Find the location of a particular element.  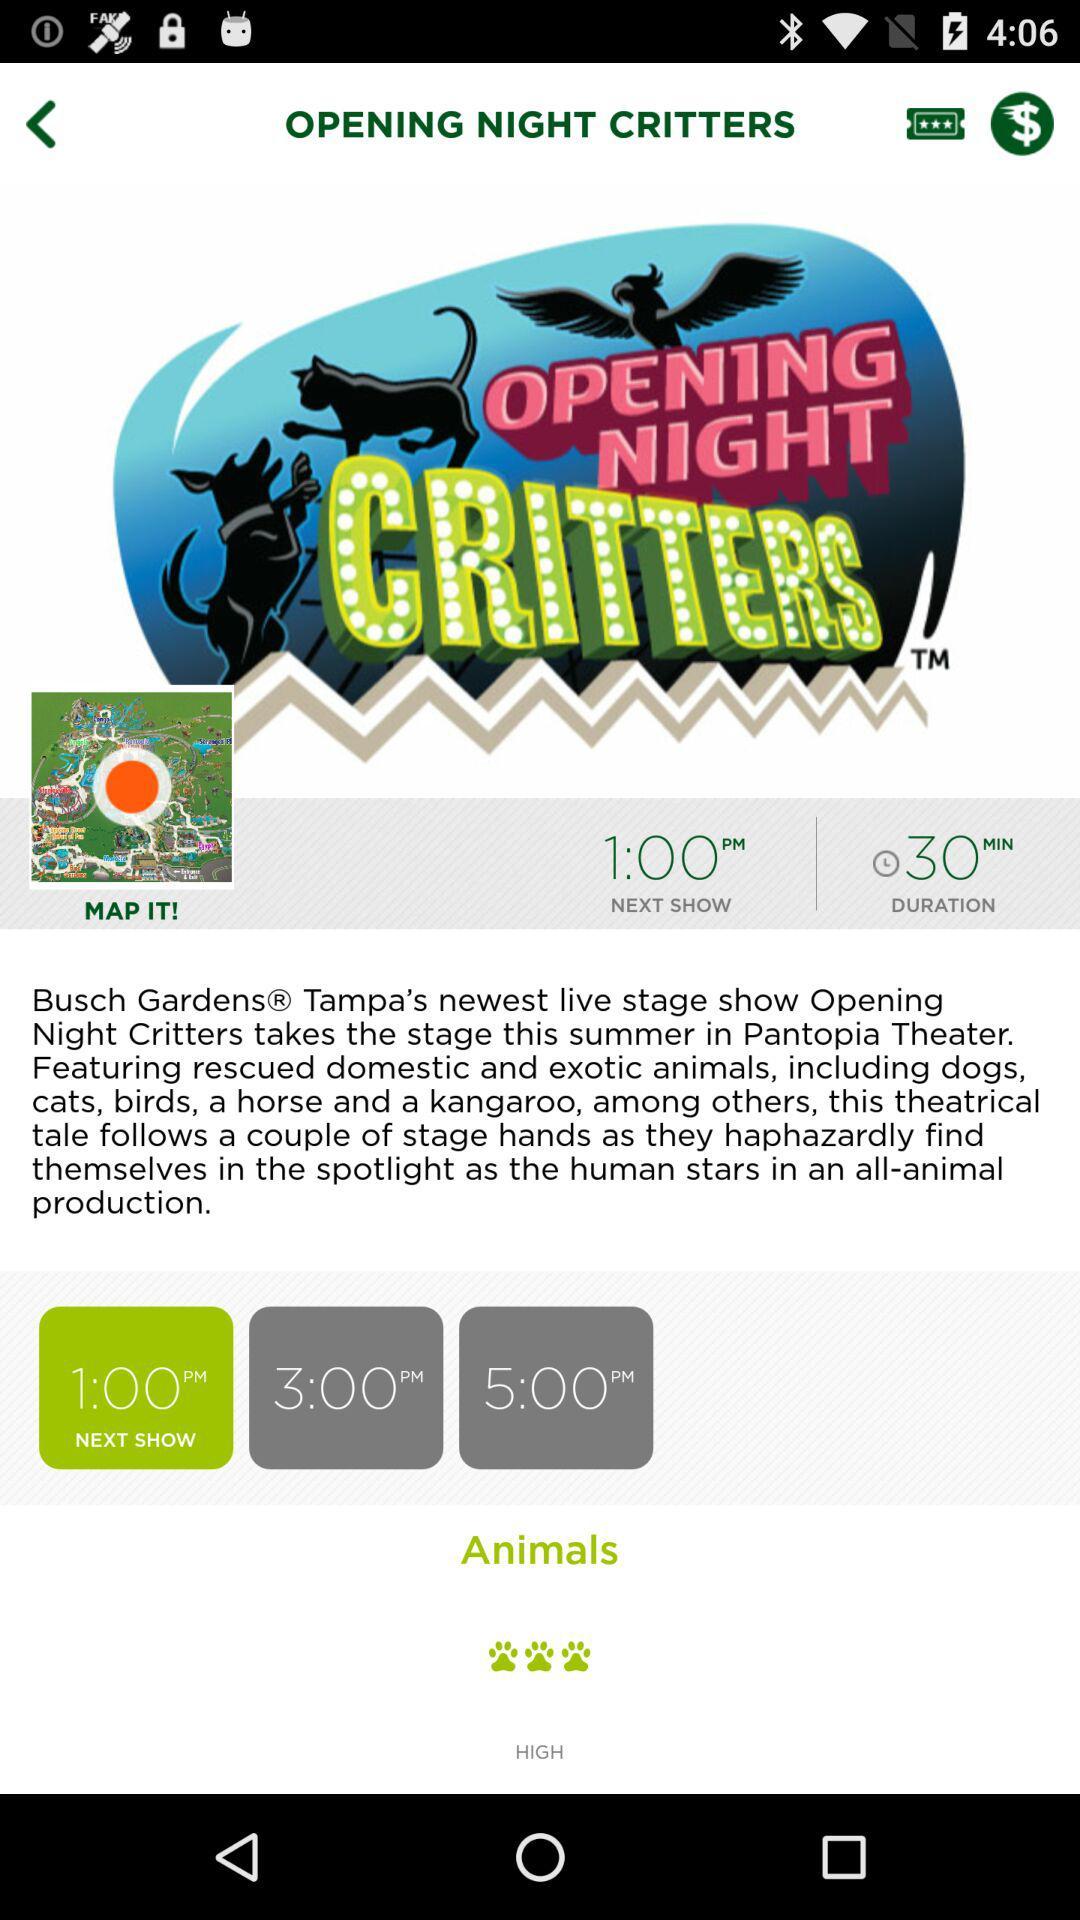

look at the map is located at coordinates (131, 786).